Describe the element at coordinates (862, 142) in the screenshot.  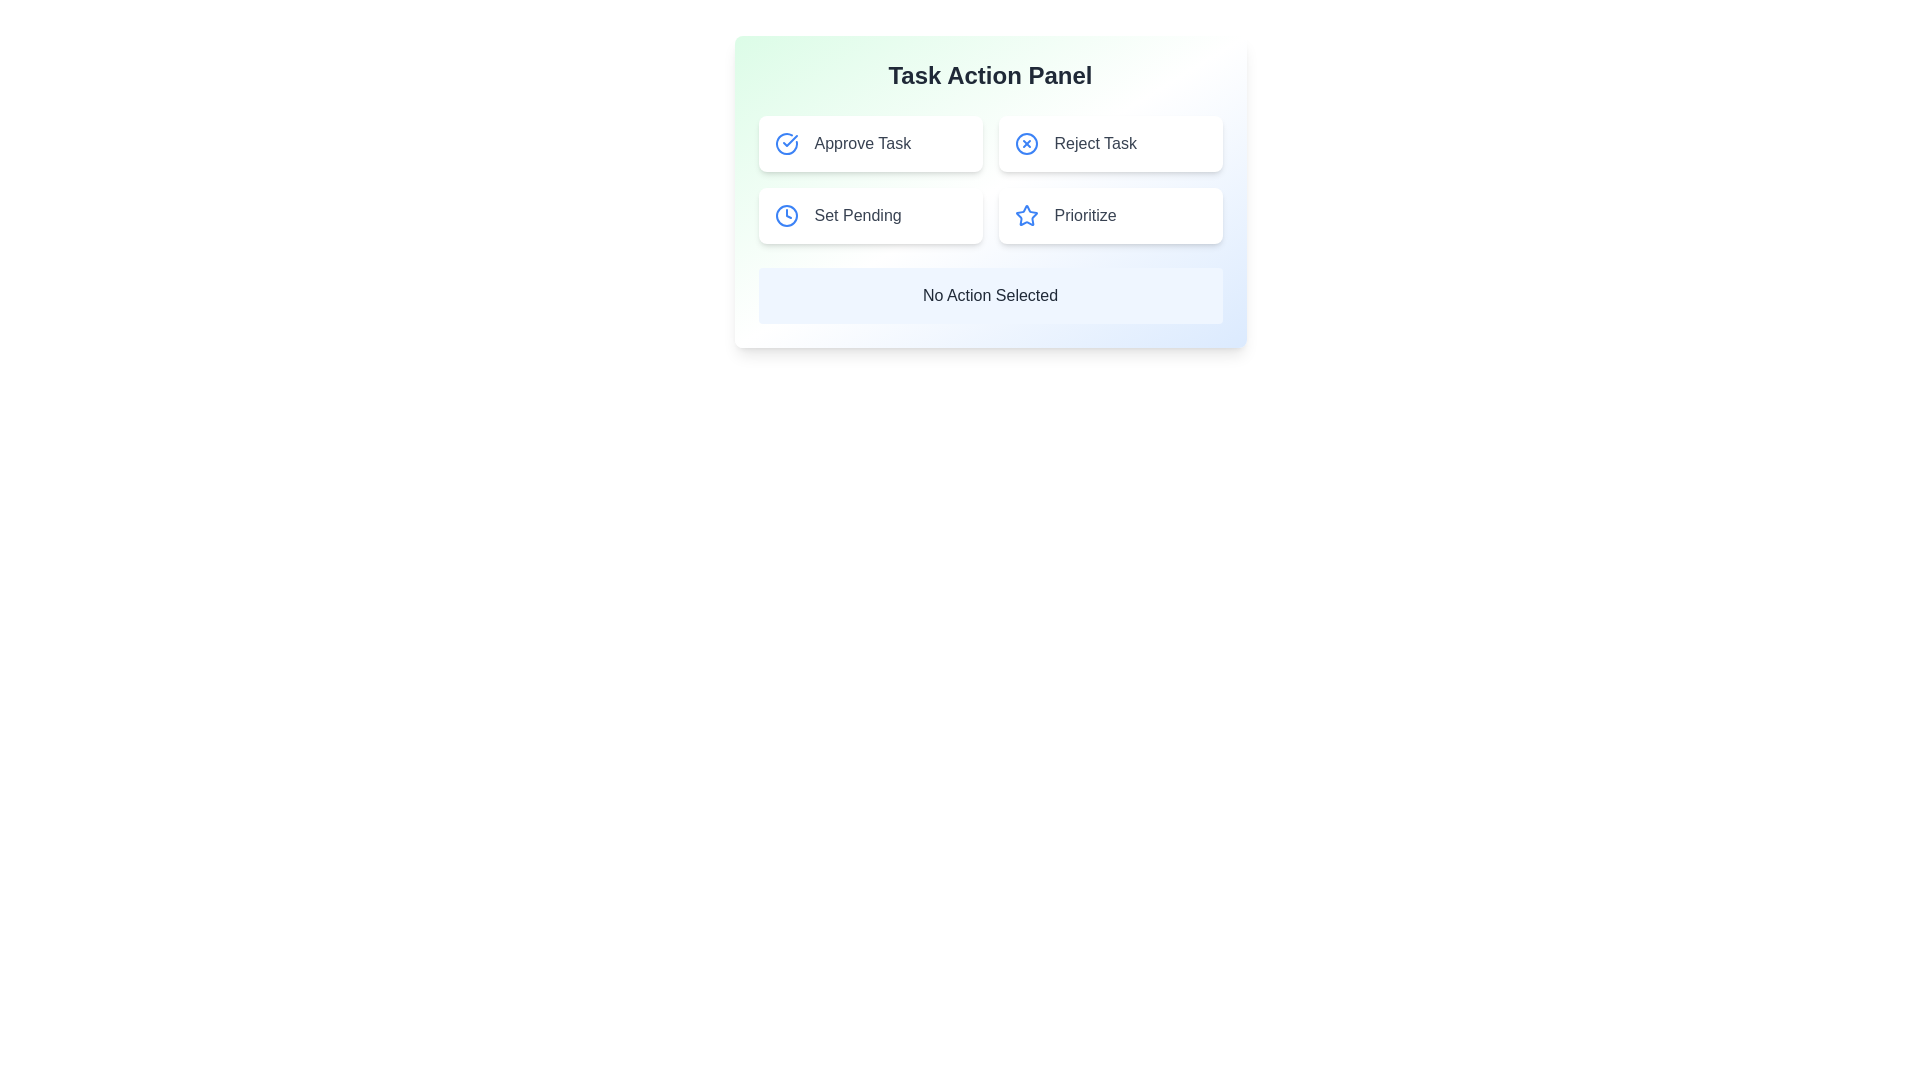
I see `the text label that provides context for the approval button, located towards the right-hand side of the button in the top-left quadrant of the Task Action Panel` at that location.